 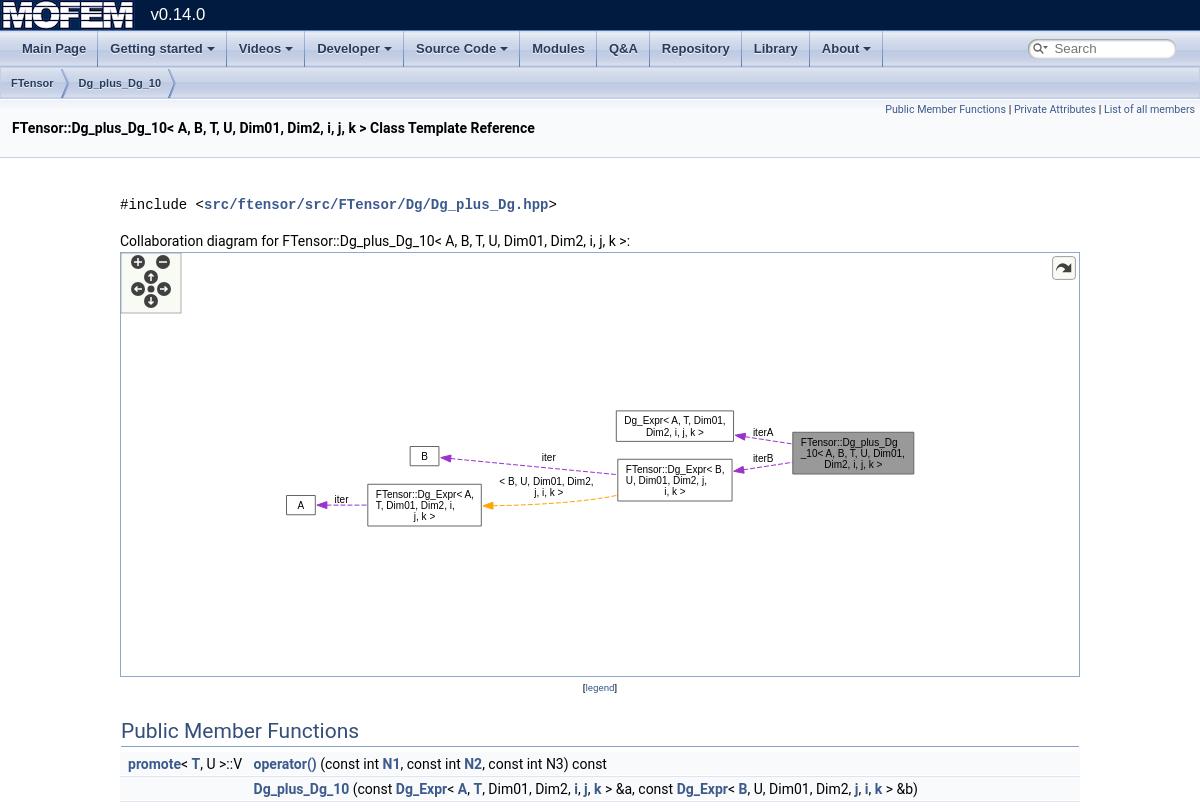 I want to click on 'src/ftensor/src/FTensor/Dg/Dg_plus_Dg.hpp', so click(x=203, y=204).